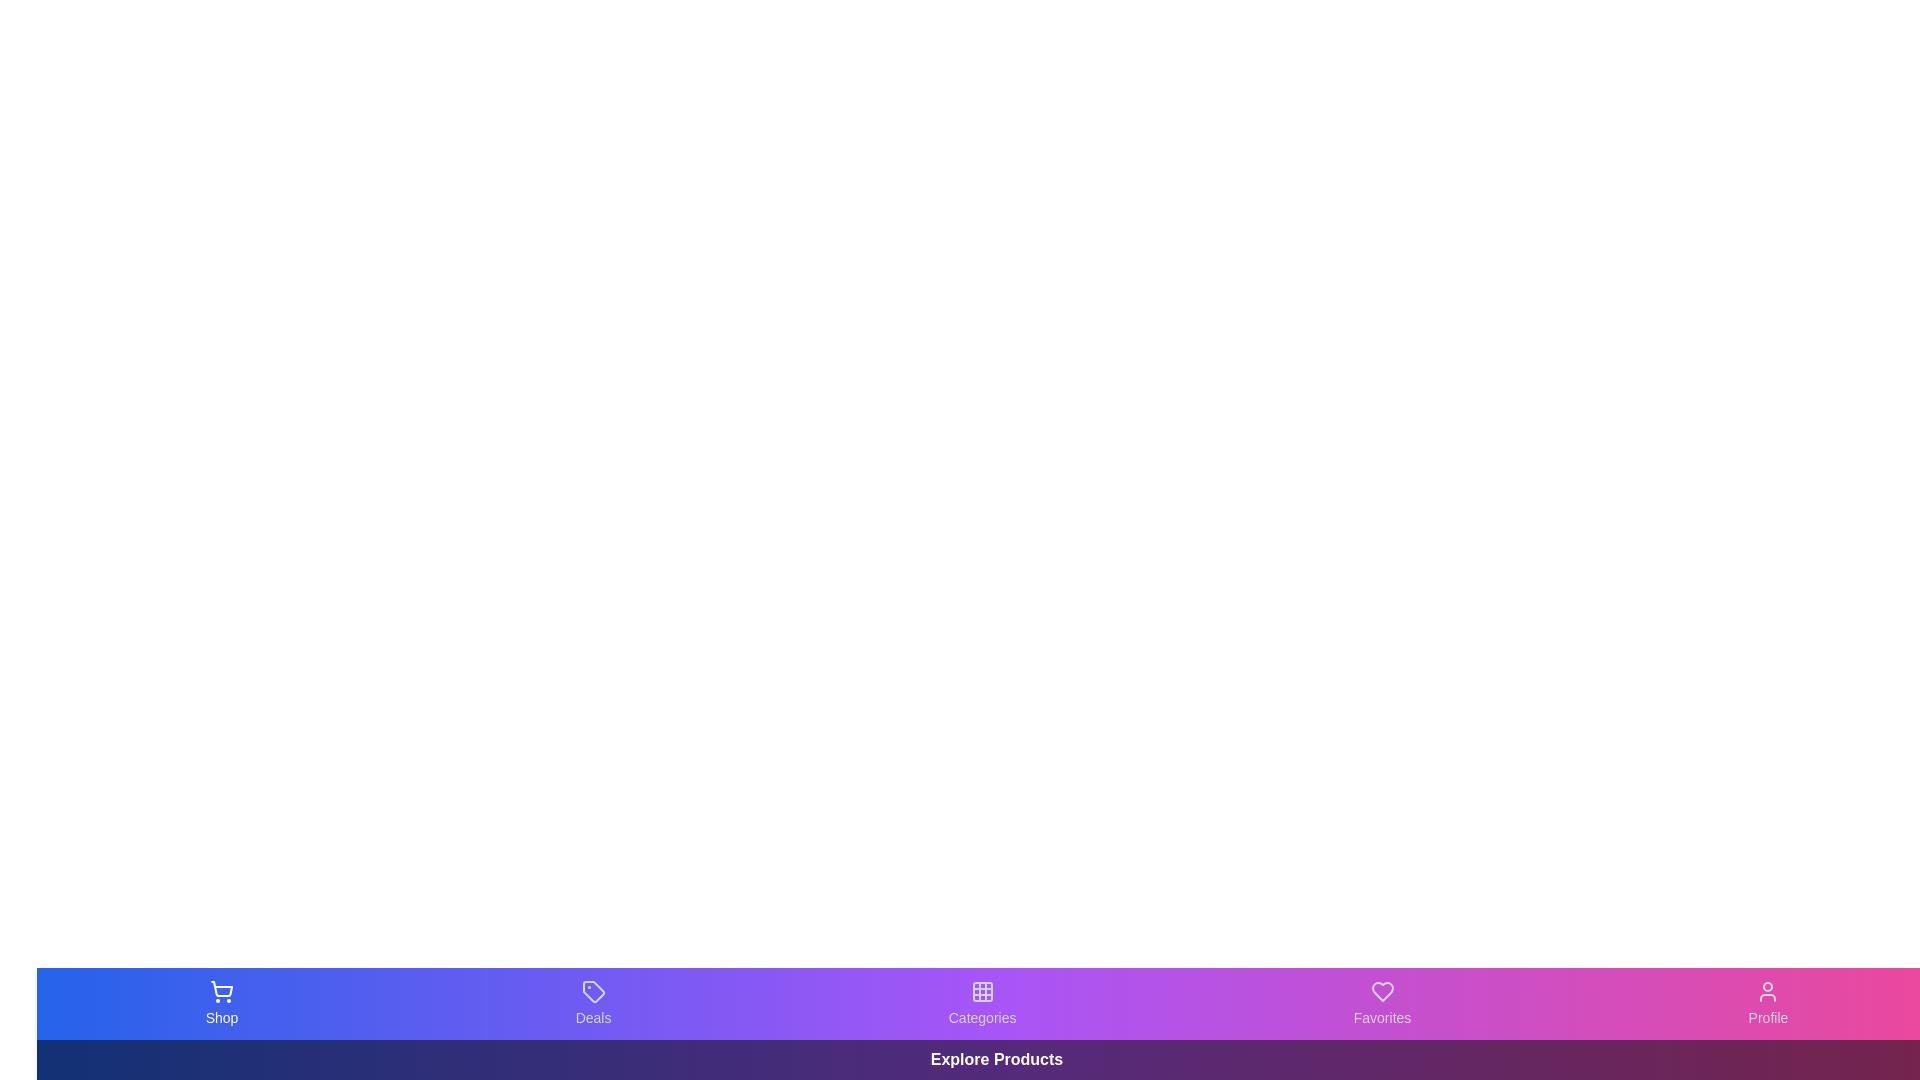 Image resolution: width=1920 pixels, height=1080 pixels. Describe the element at coordinates (221, 1003) in the screenshot. I see `the Shop tab in the bottom navigation bar` at that location.